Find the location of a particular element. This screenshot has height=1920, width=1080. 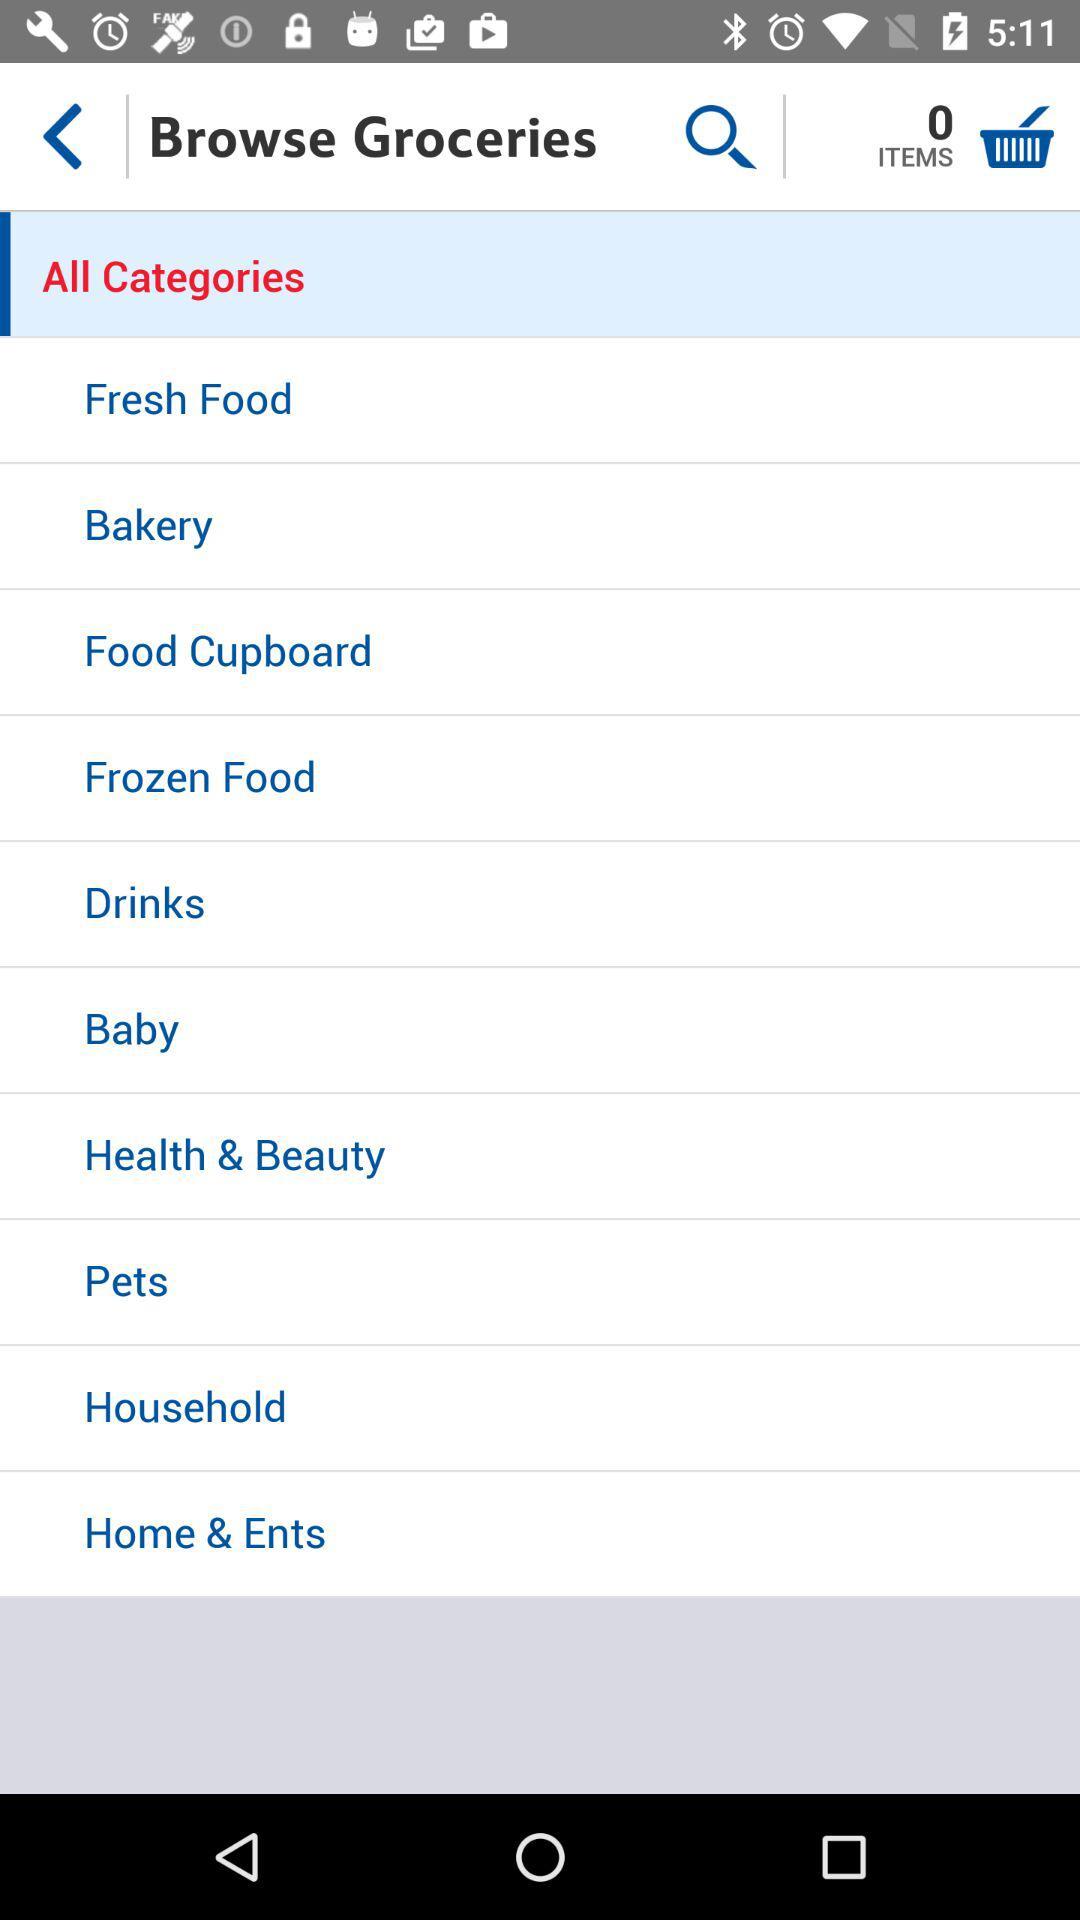

the item to the right of browse groceries item is located at coordinates (720, 135).